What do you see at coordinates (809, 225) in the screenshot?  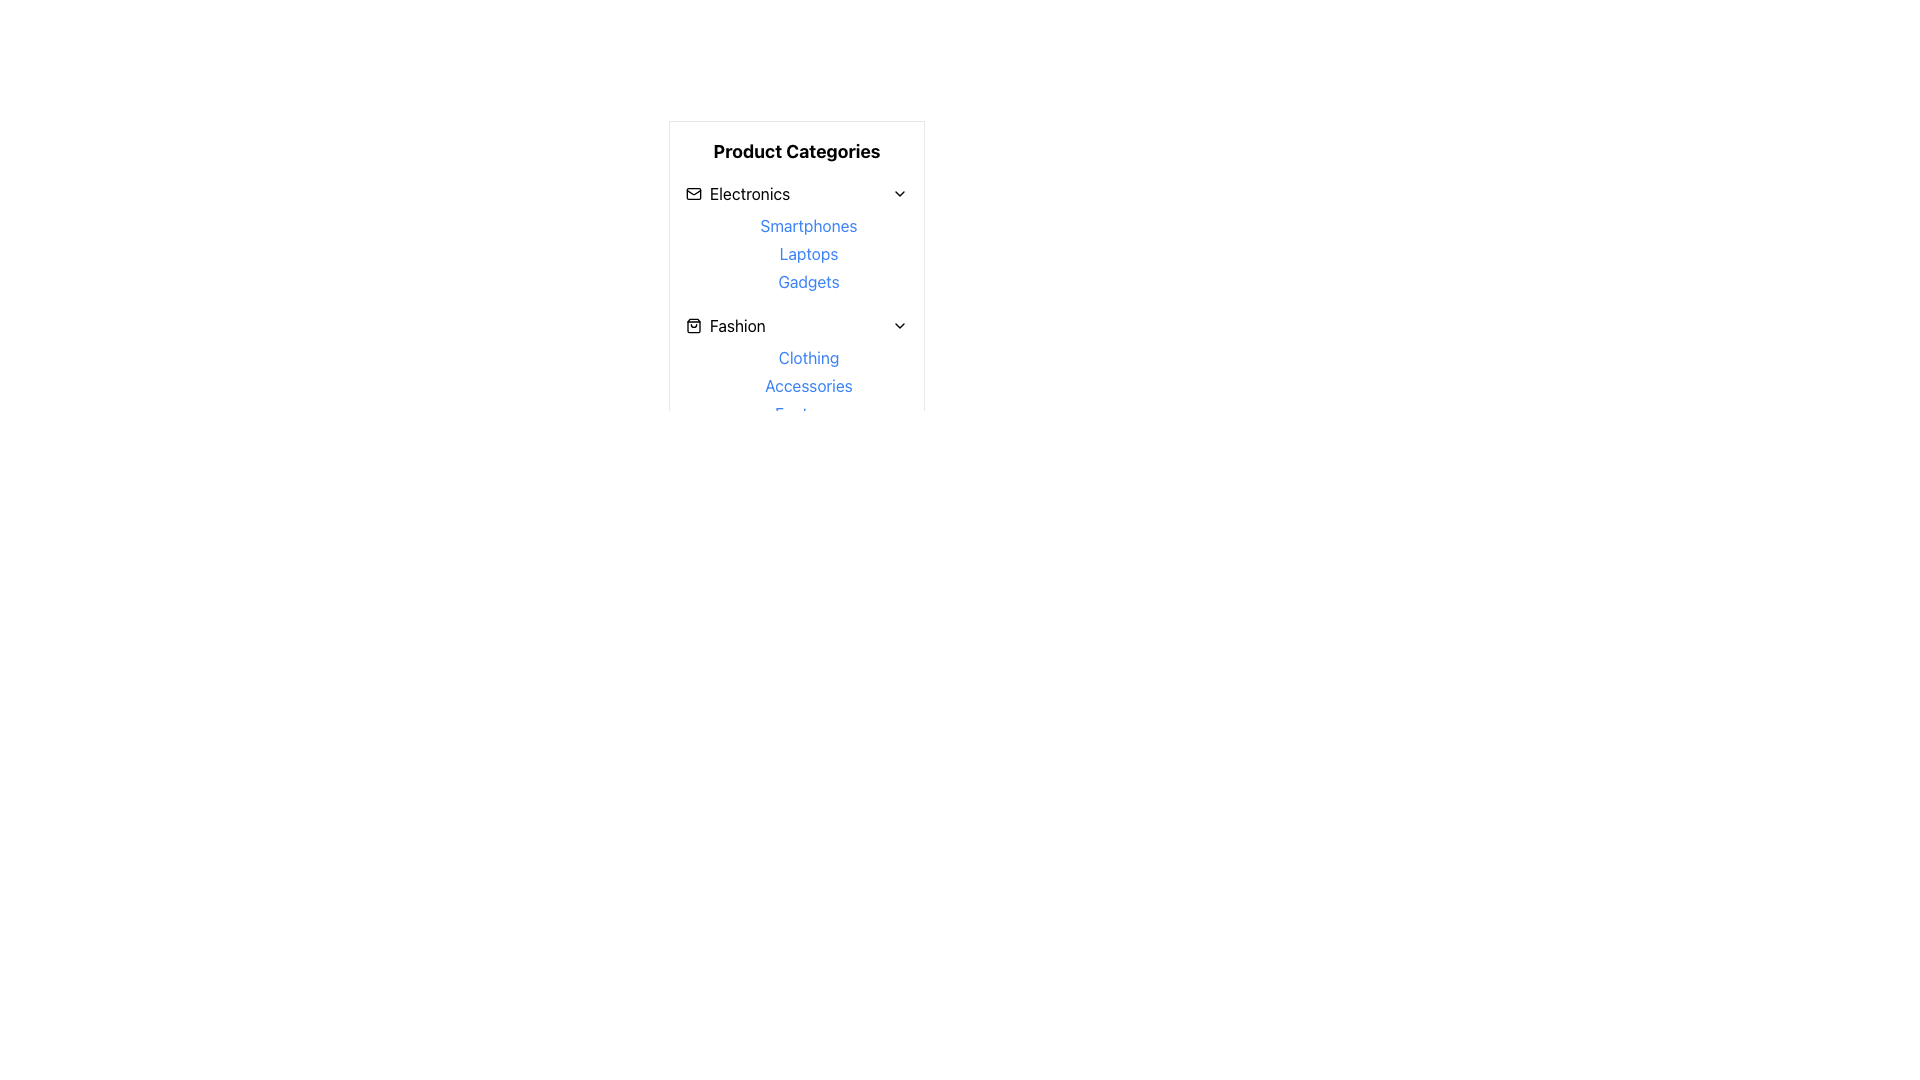 I see `the 'Smartphones' text label or link` at bounding box center [809, 225].